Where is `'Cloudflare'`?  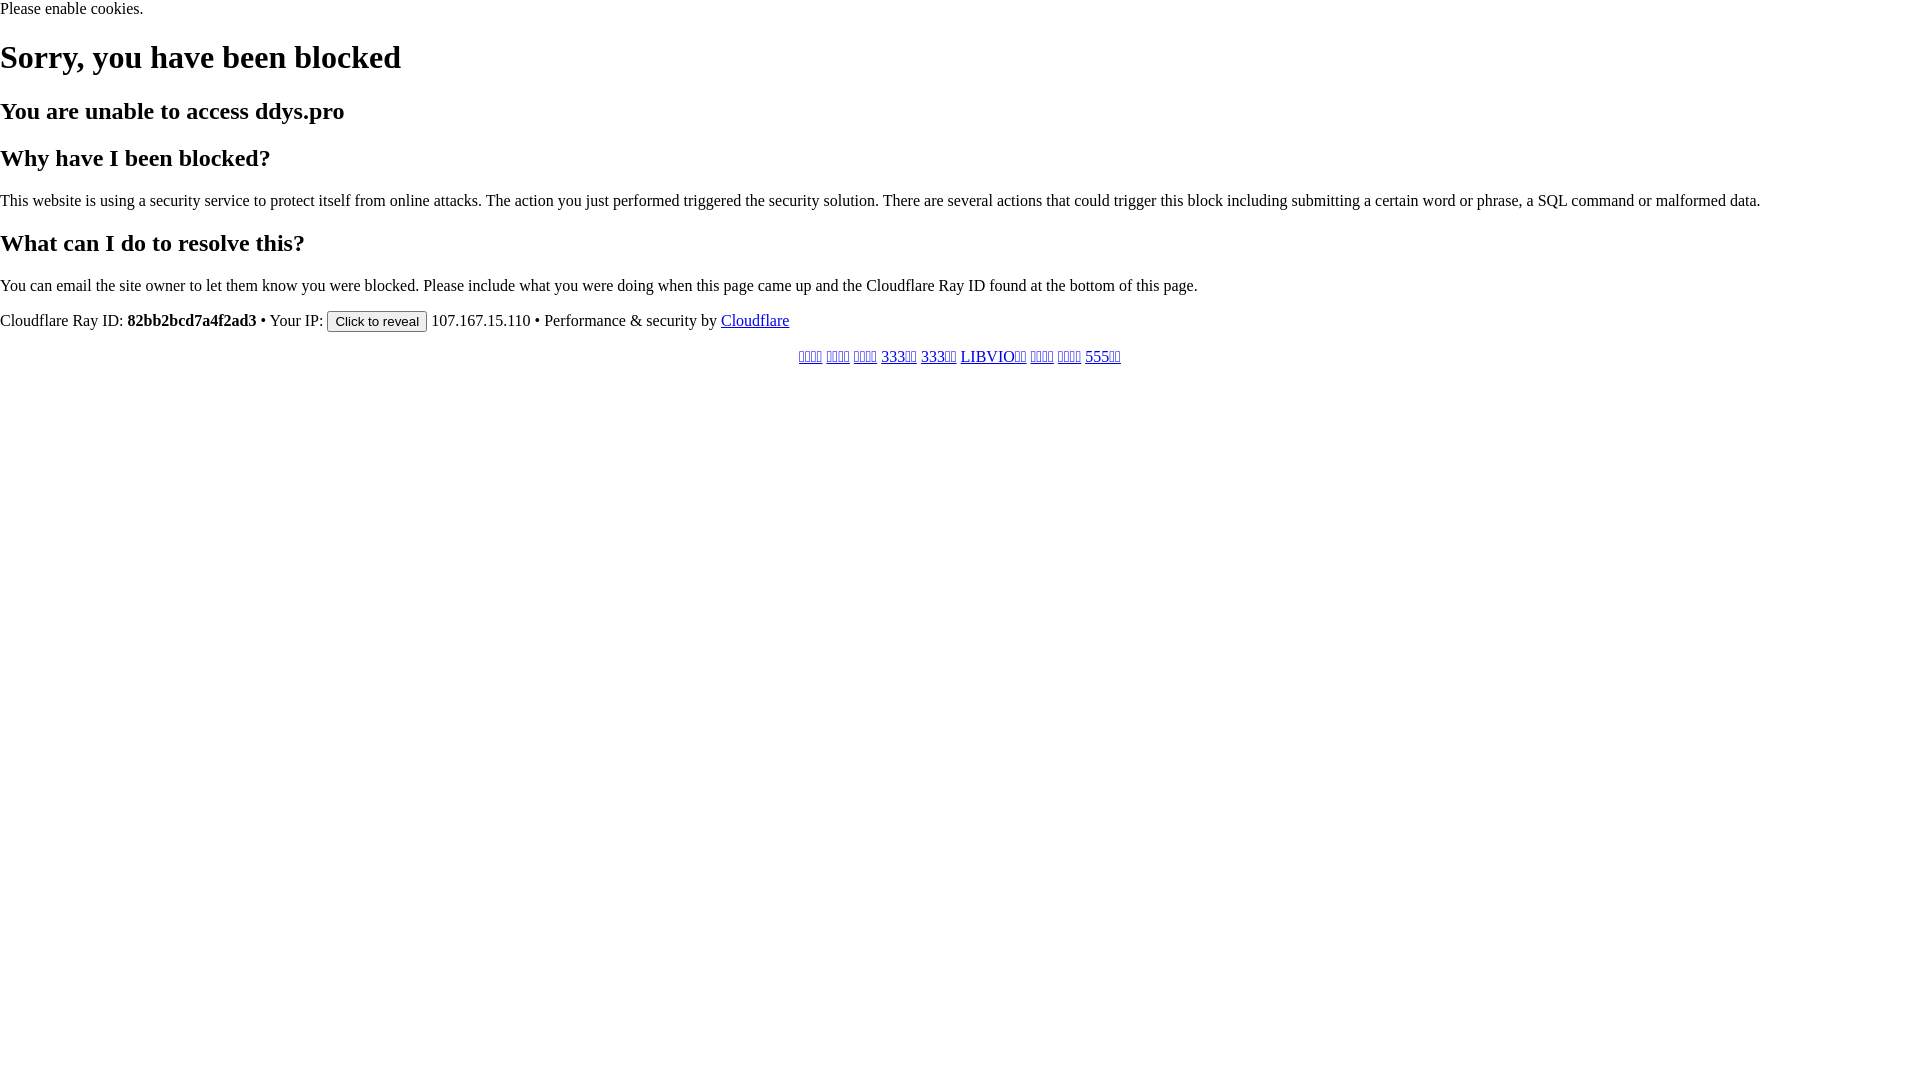
'Cloudflare' is located at coordinates (753, 319).